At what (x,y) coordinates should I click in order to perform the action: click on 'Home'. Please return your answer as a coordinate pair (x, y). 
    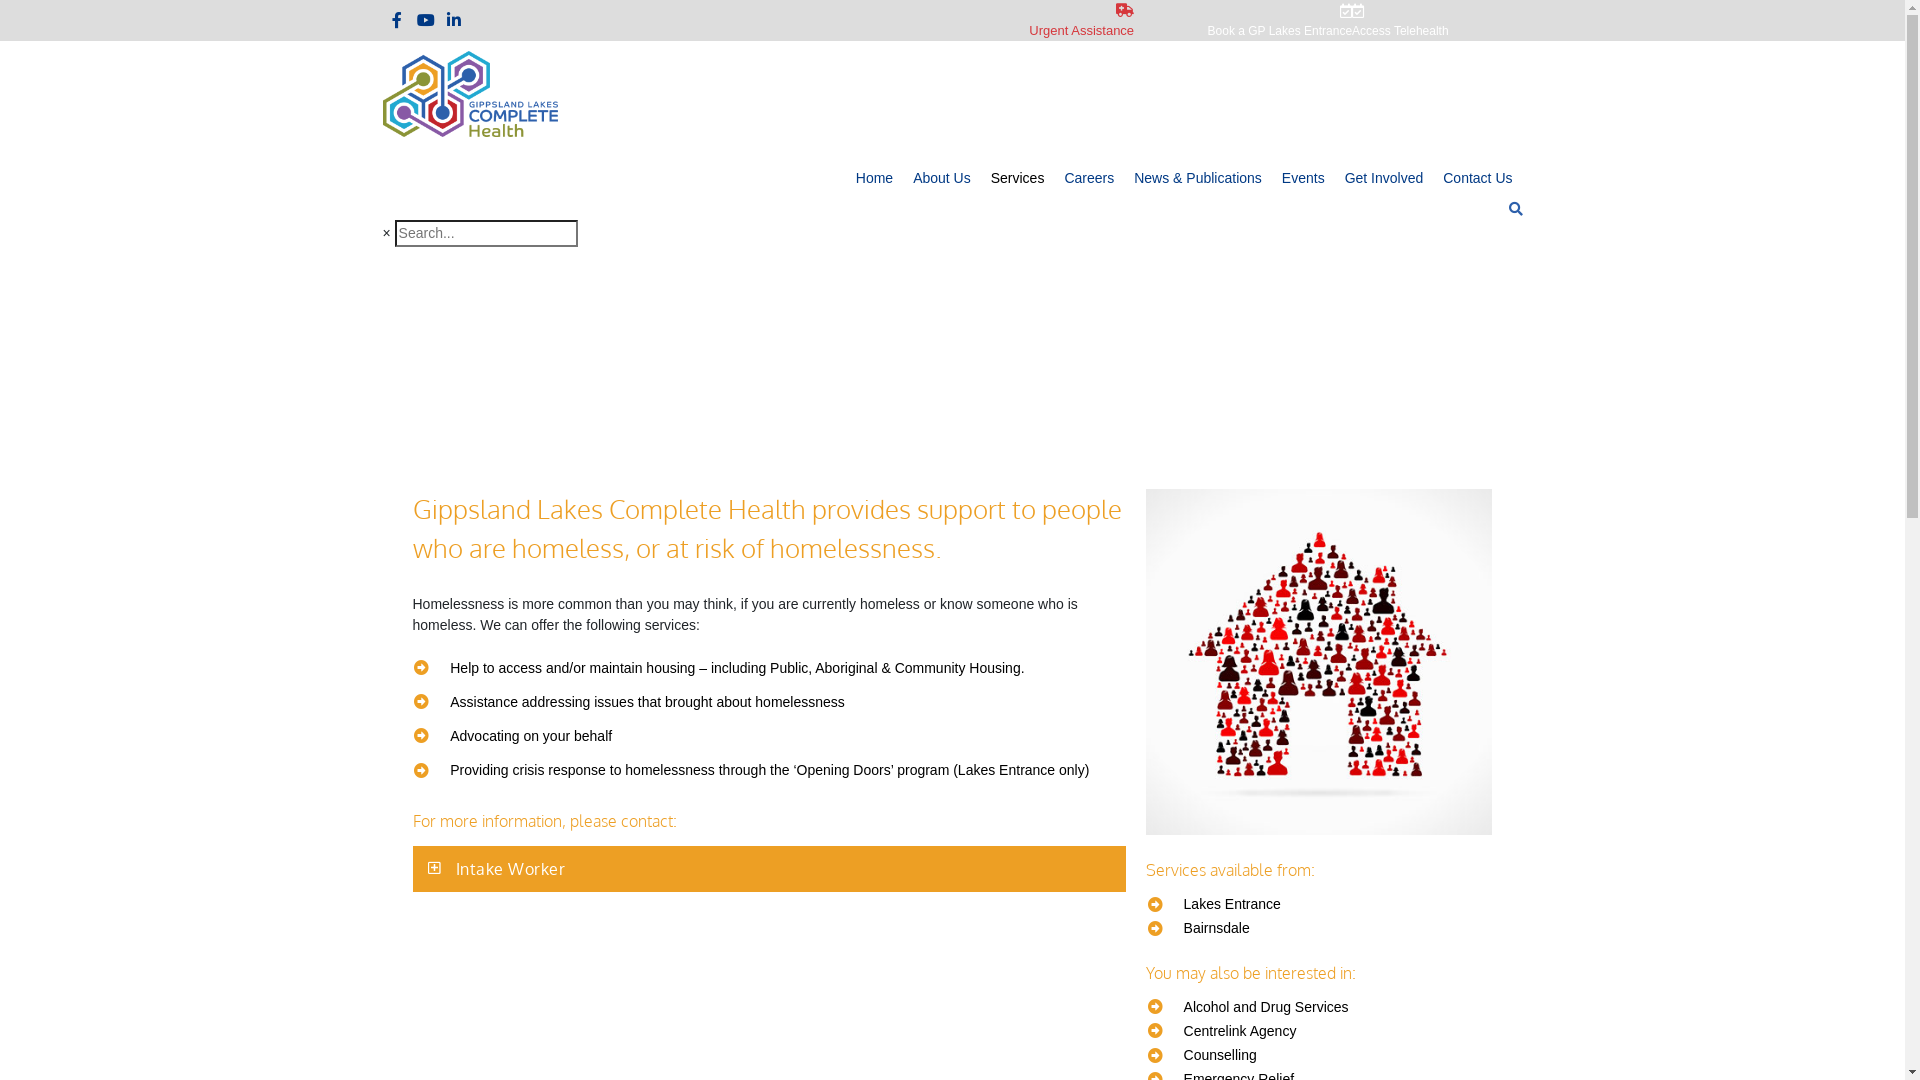
    Looking at the image, I should click on (874, 177).